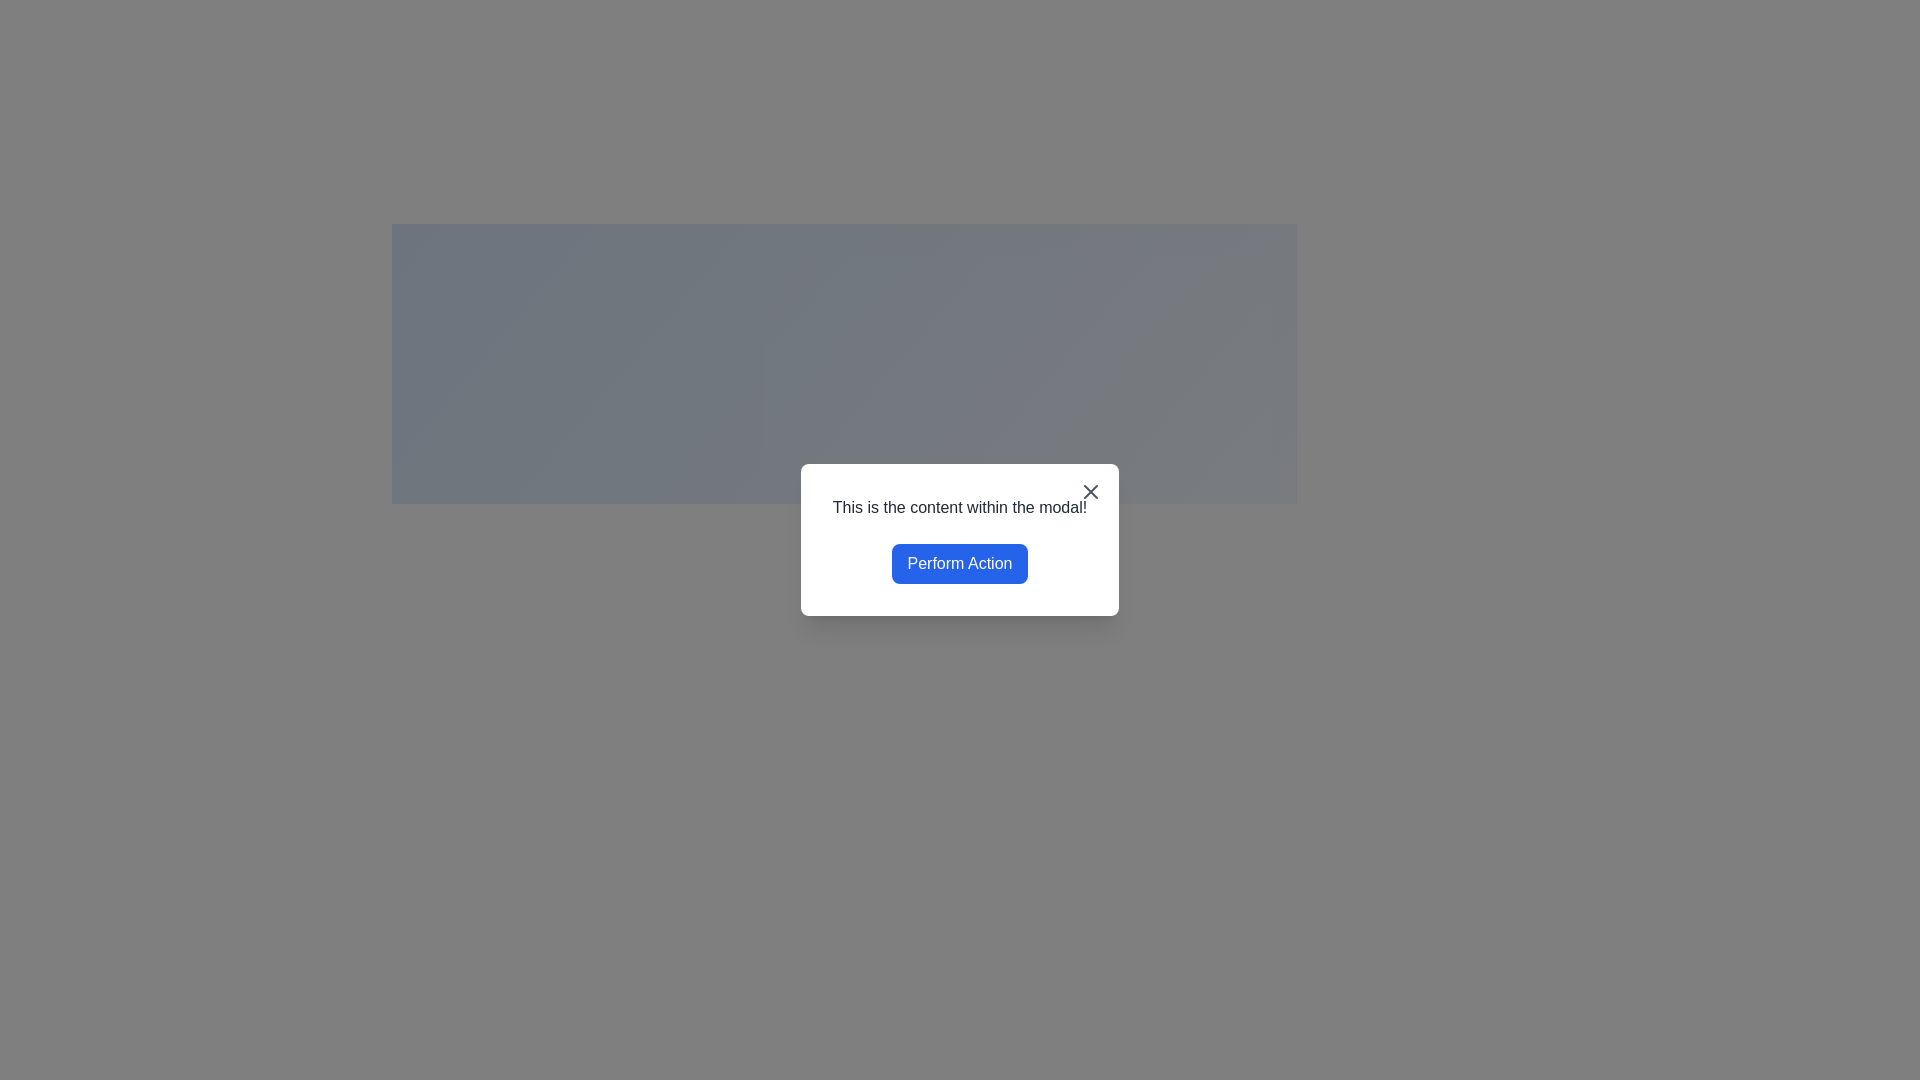  What do you see at coordinates (960, 563) in the screenshot?
I see `the primary call-to-action button located in the center of the modal, positioned below the text 'This is the content within the modal!'` at bounding box center [960, 563].